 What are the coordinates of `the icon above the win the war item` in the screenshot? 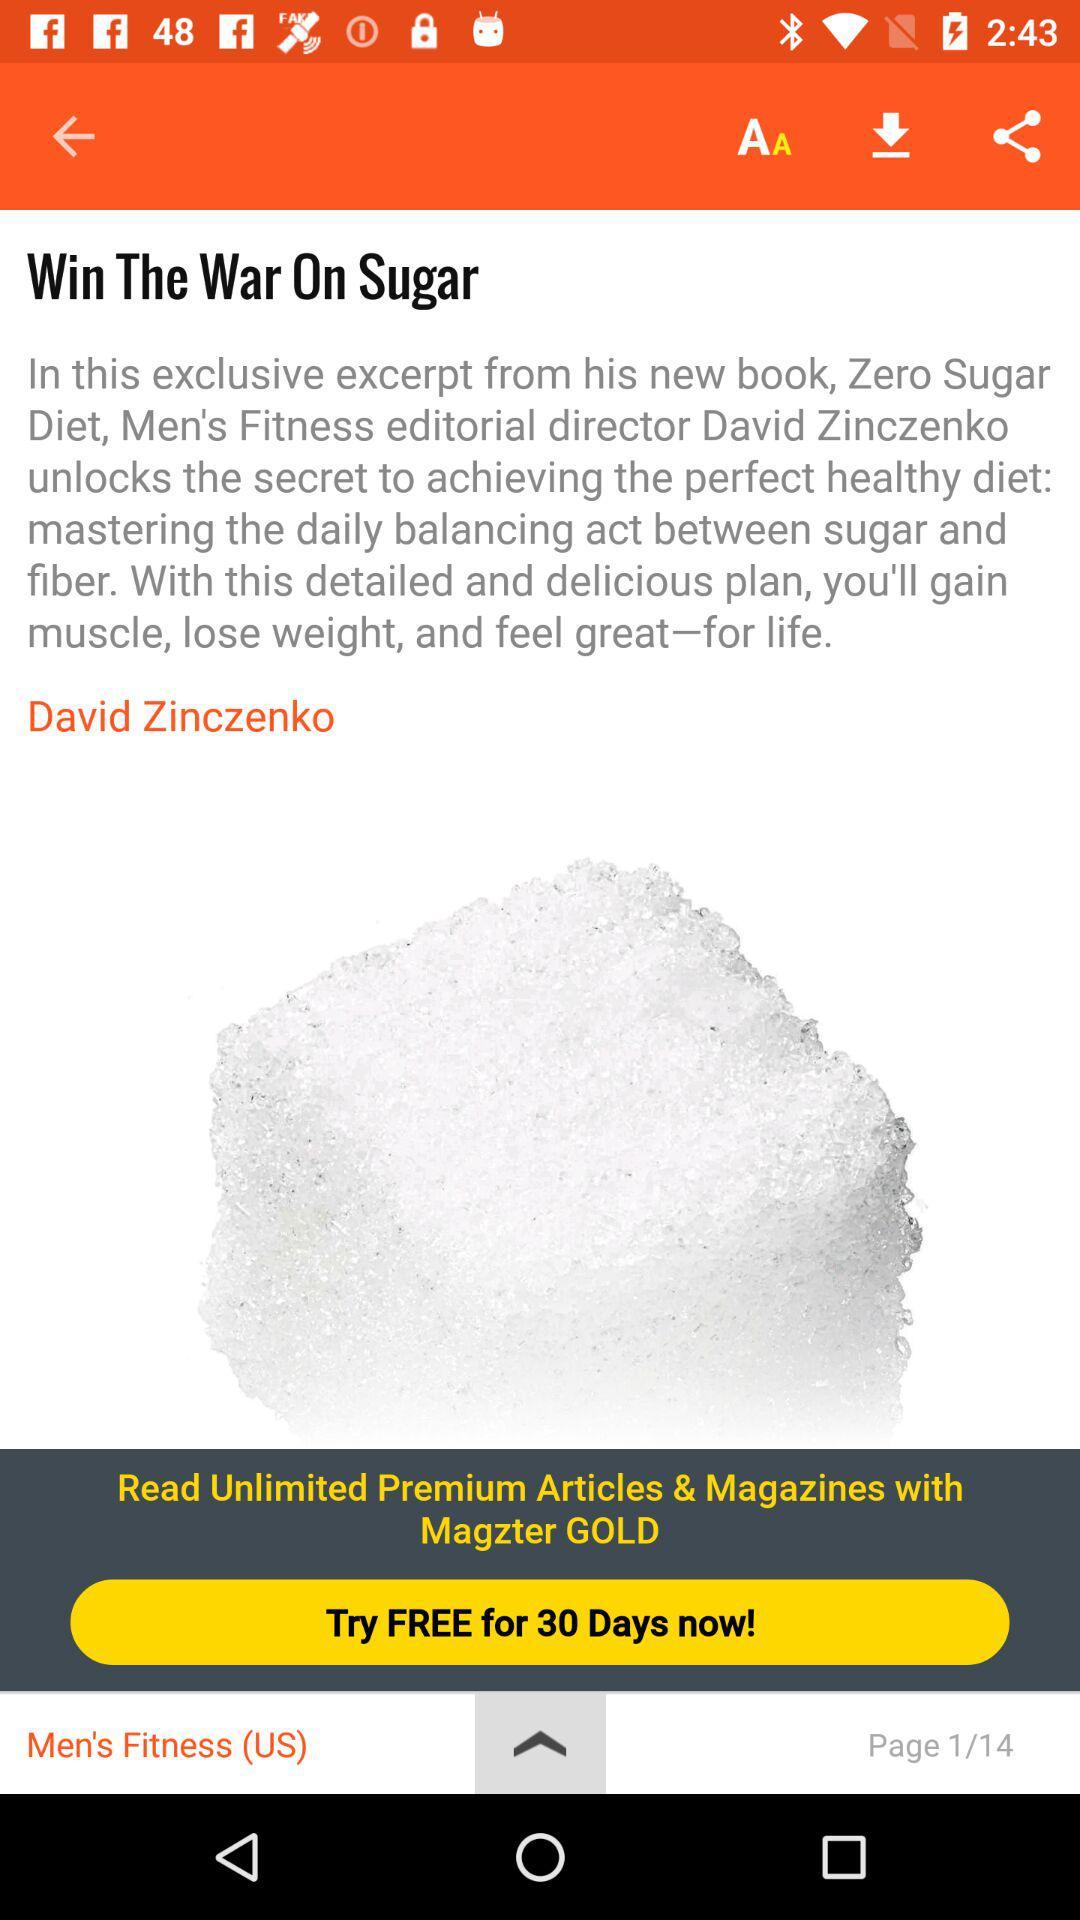 It's located at (72, 135).